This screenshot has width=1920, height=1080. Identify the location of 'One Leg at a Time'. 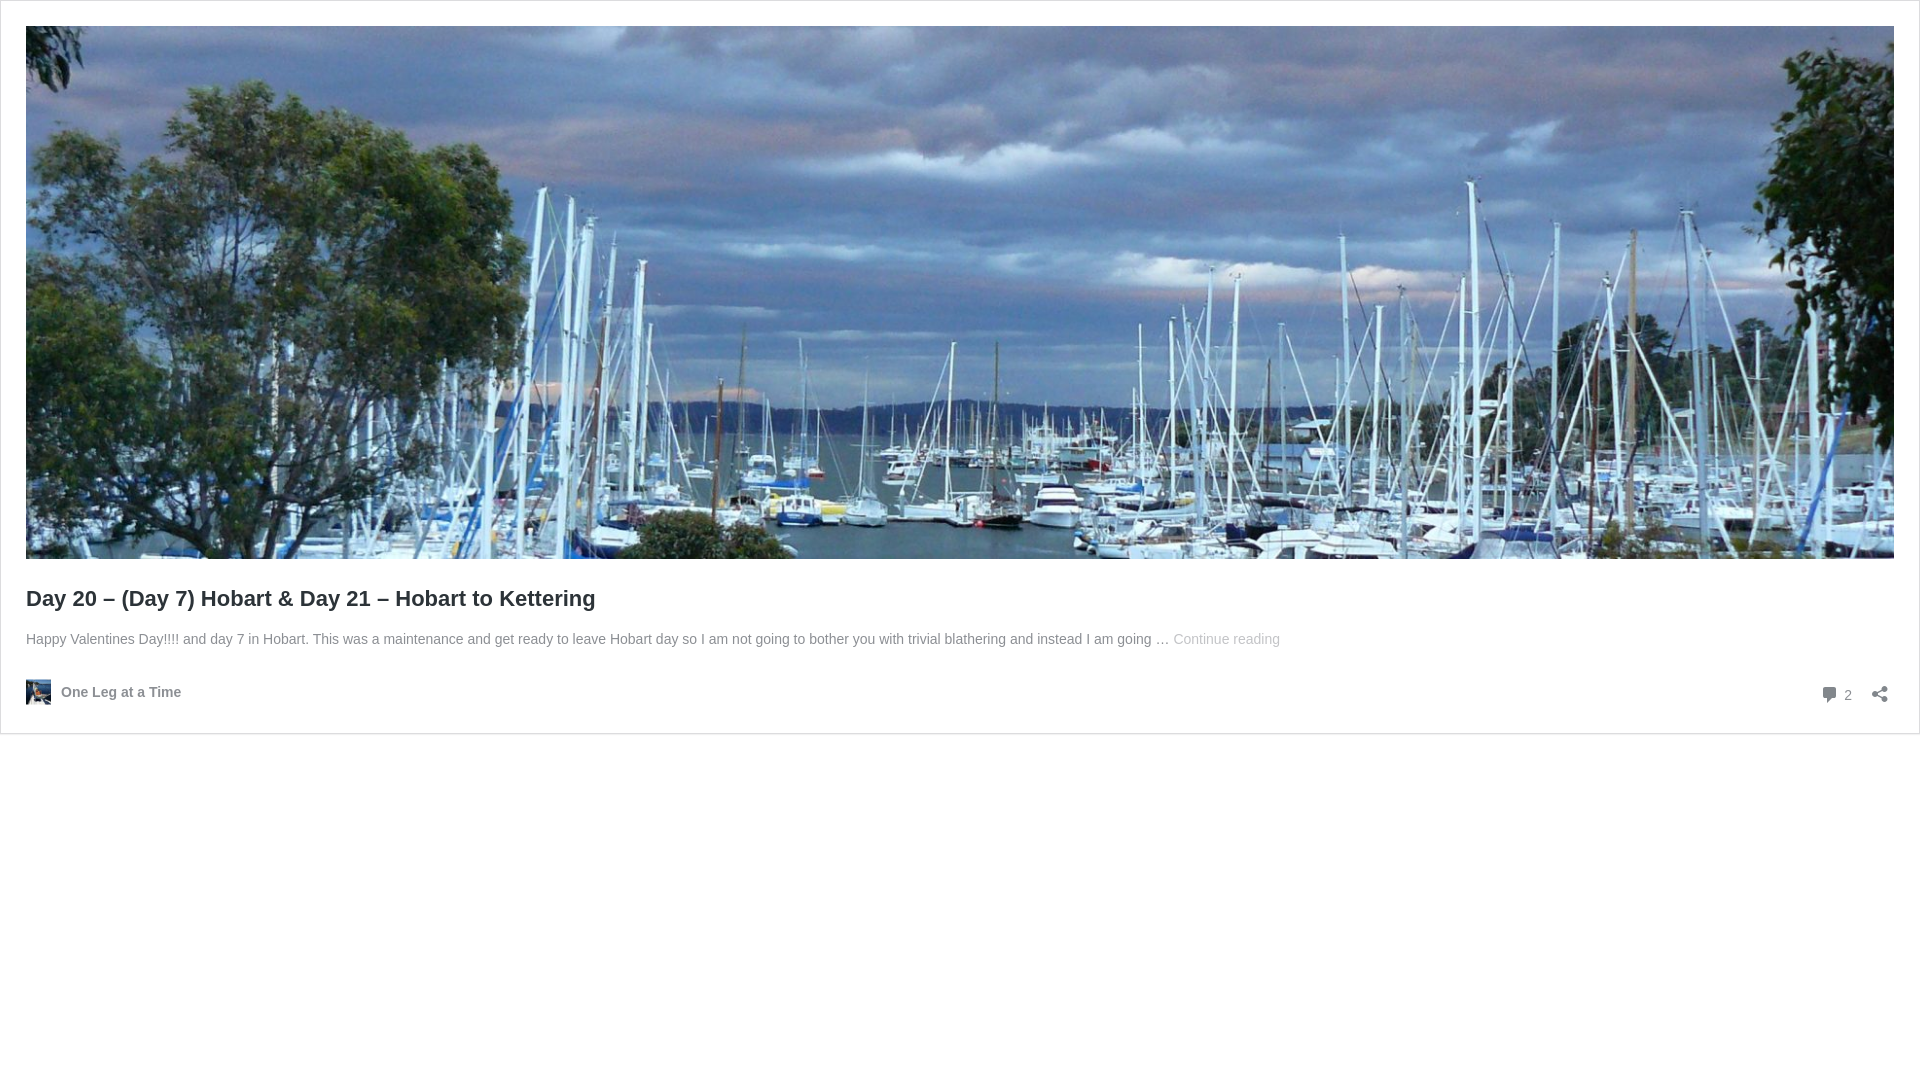
(102, 691).